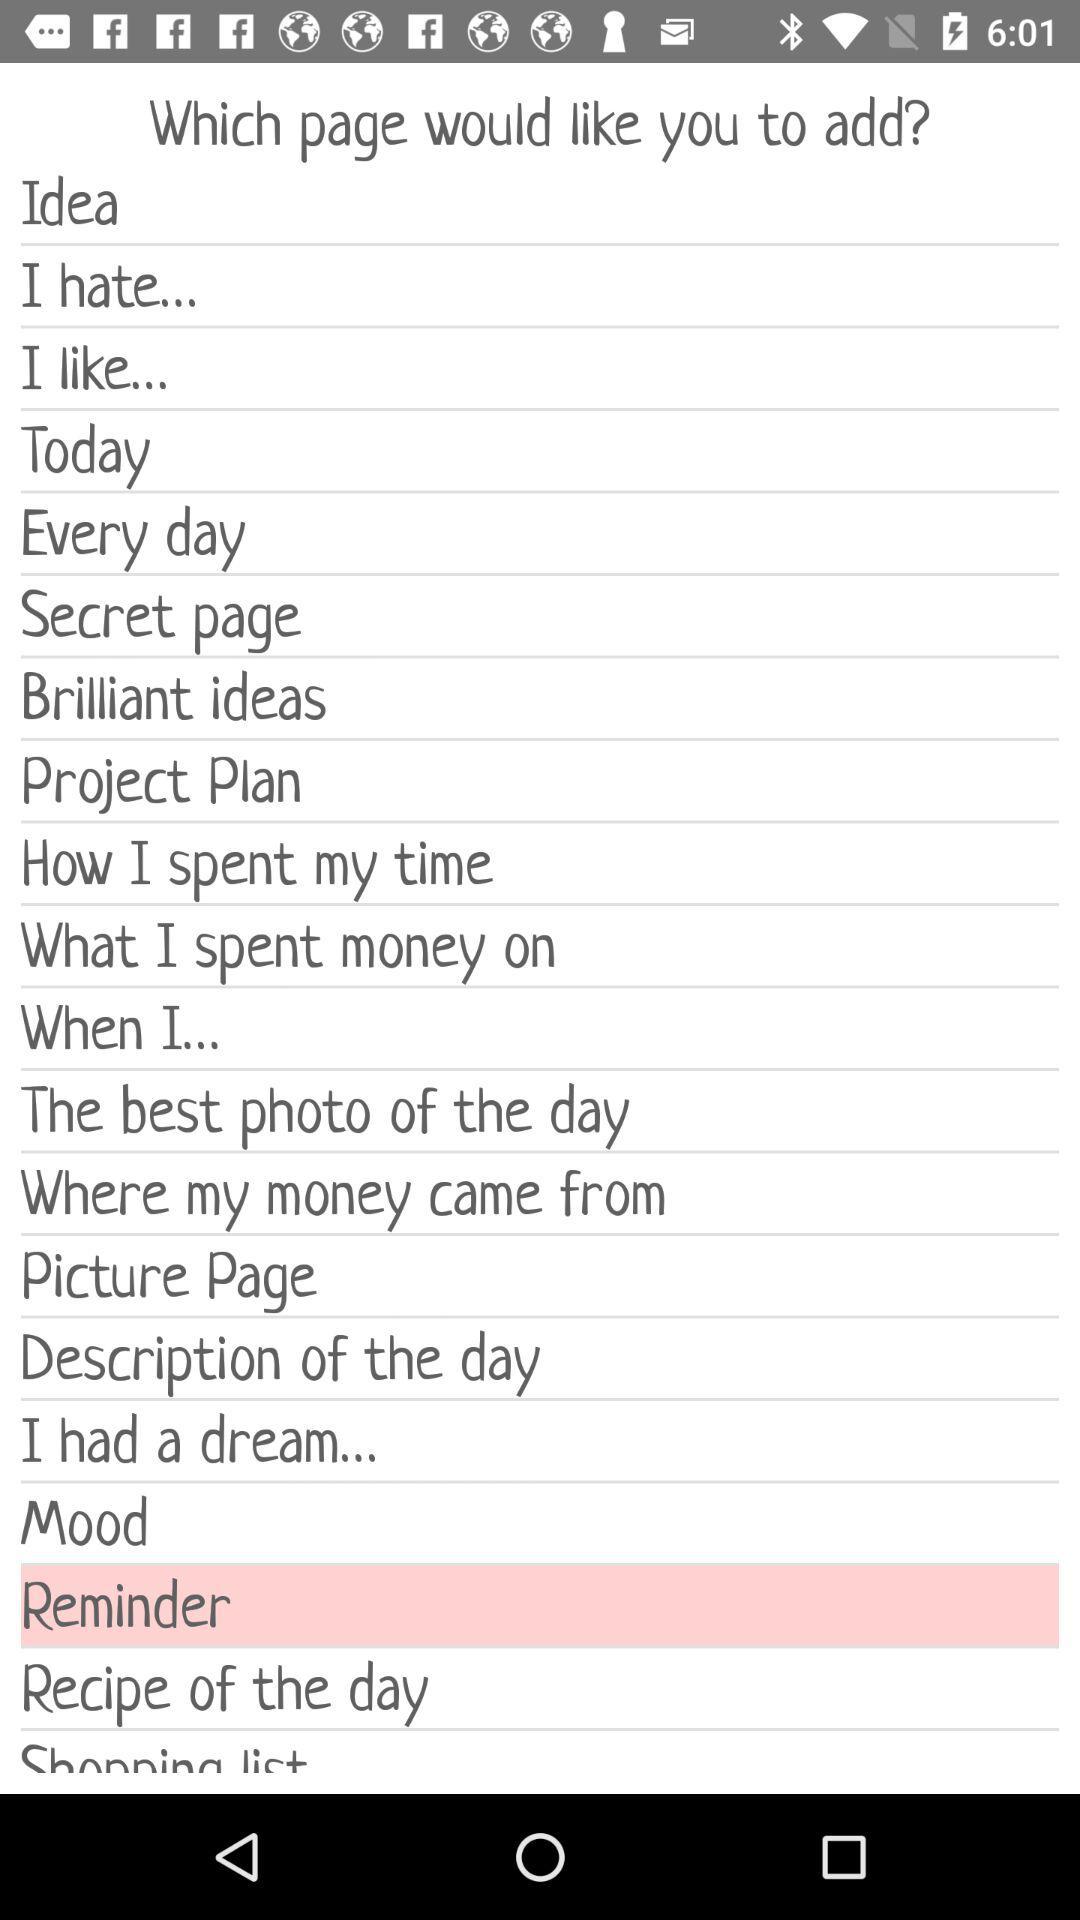  What do you see at coordinates (540, 779) in the screenshot?
I see `the item below the brilliant ideas icon` at bounding box center [540, 779].